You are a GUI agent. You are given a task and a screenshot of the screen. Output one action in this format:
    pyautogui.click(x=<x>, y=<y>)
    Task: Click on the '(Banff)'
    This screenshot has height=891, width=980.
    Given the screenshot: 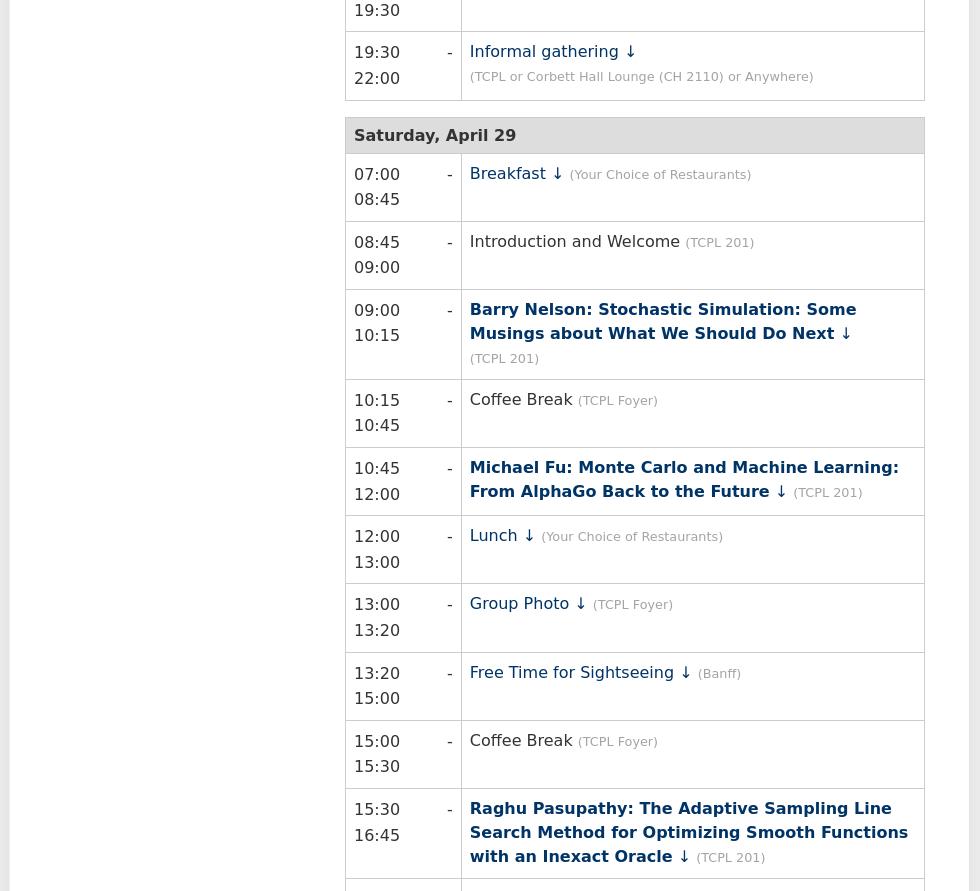 What is the action you would take?
    pyautogui.click(x=719, y=671)
    